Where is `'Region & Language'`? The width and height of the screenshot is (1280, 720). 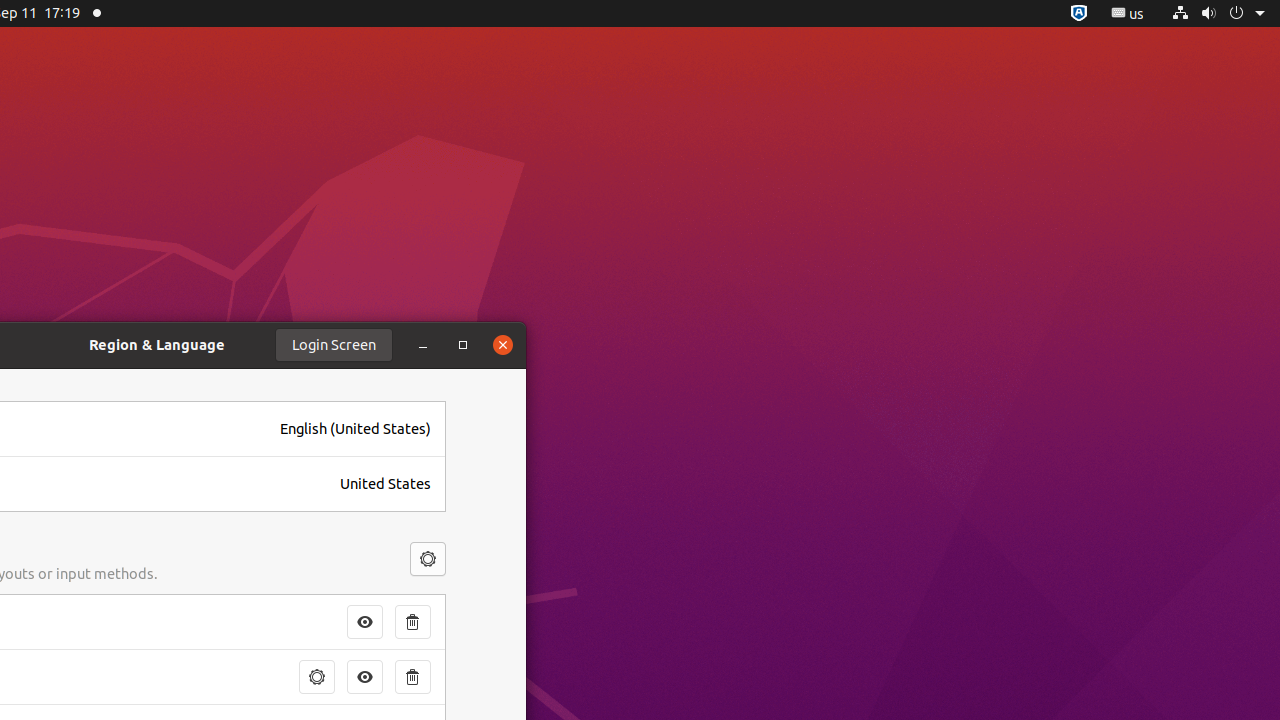 'Region & Language' is located at coordinates (156, 343).